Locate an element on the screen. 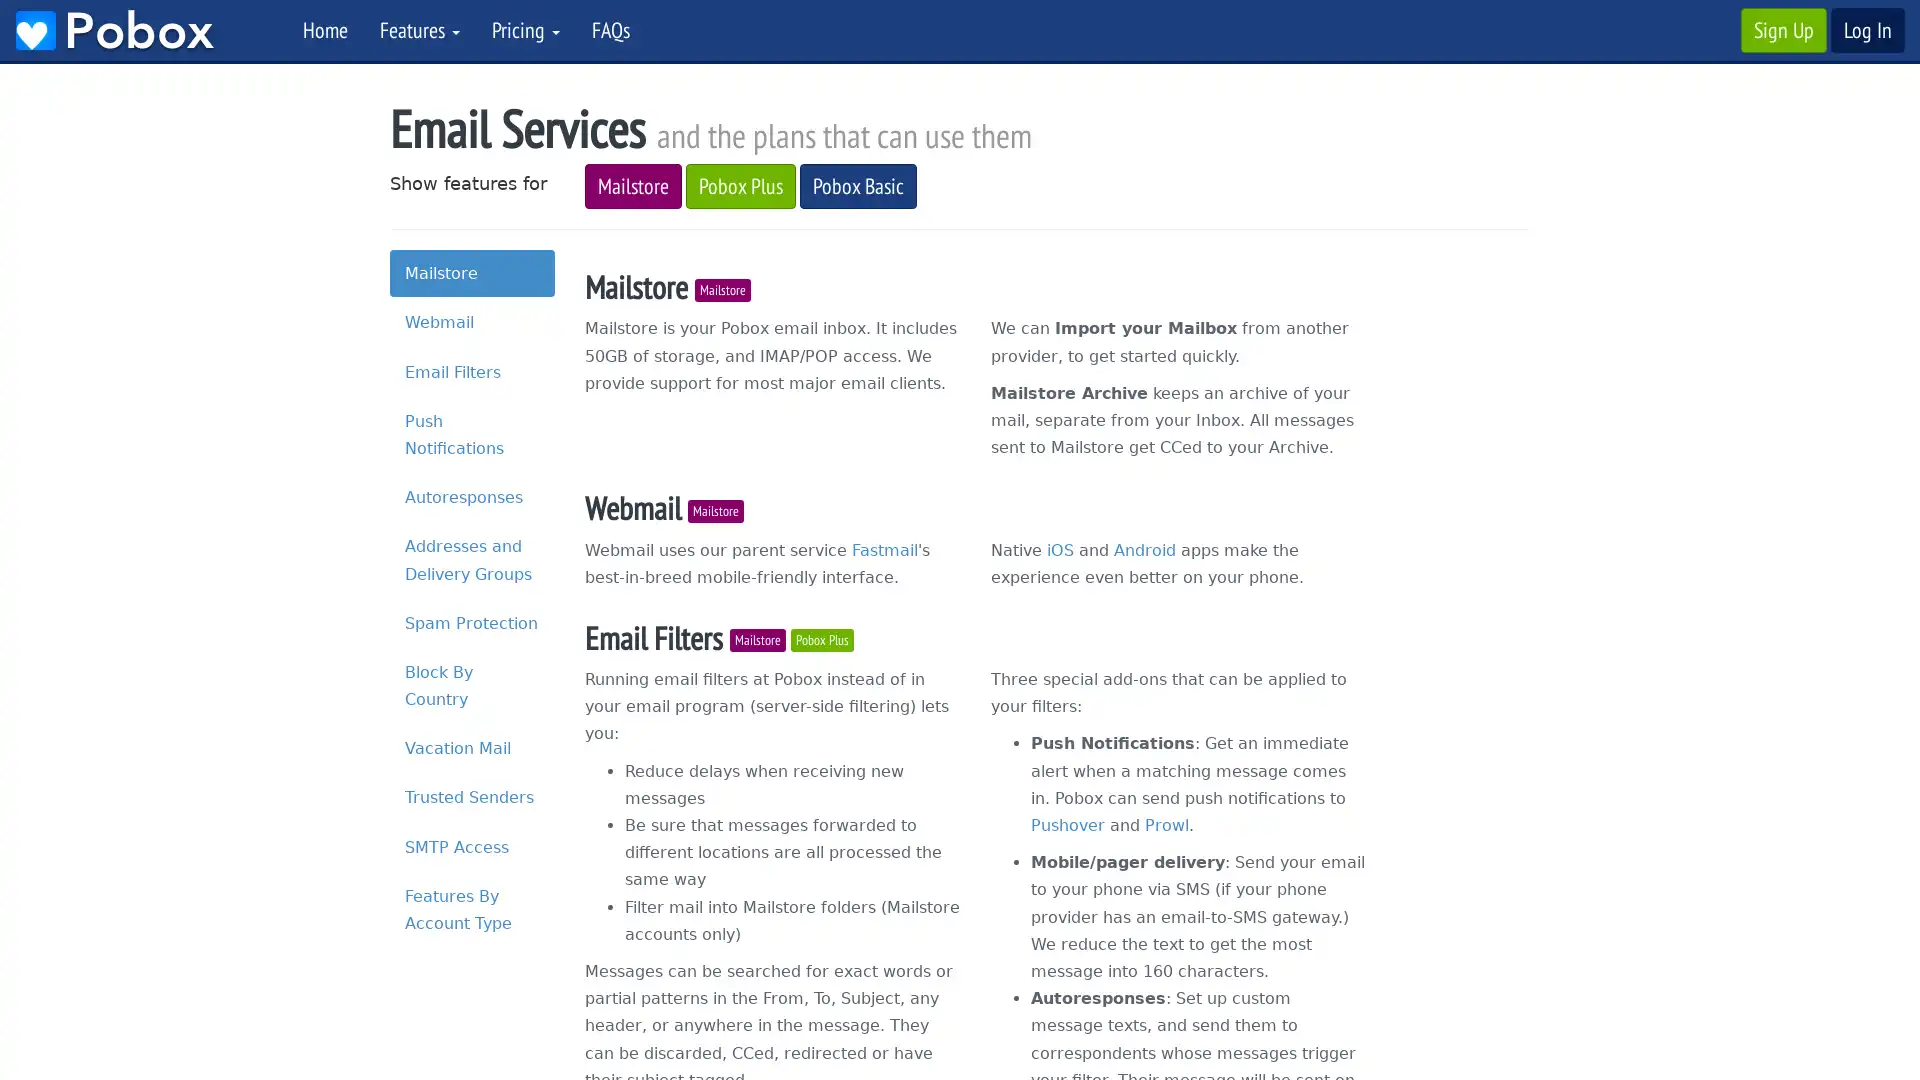 This screenshot has height=1080, width=1920. Mailstore is located at coordinates (632, 185).